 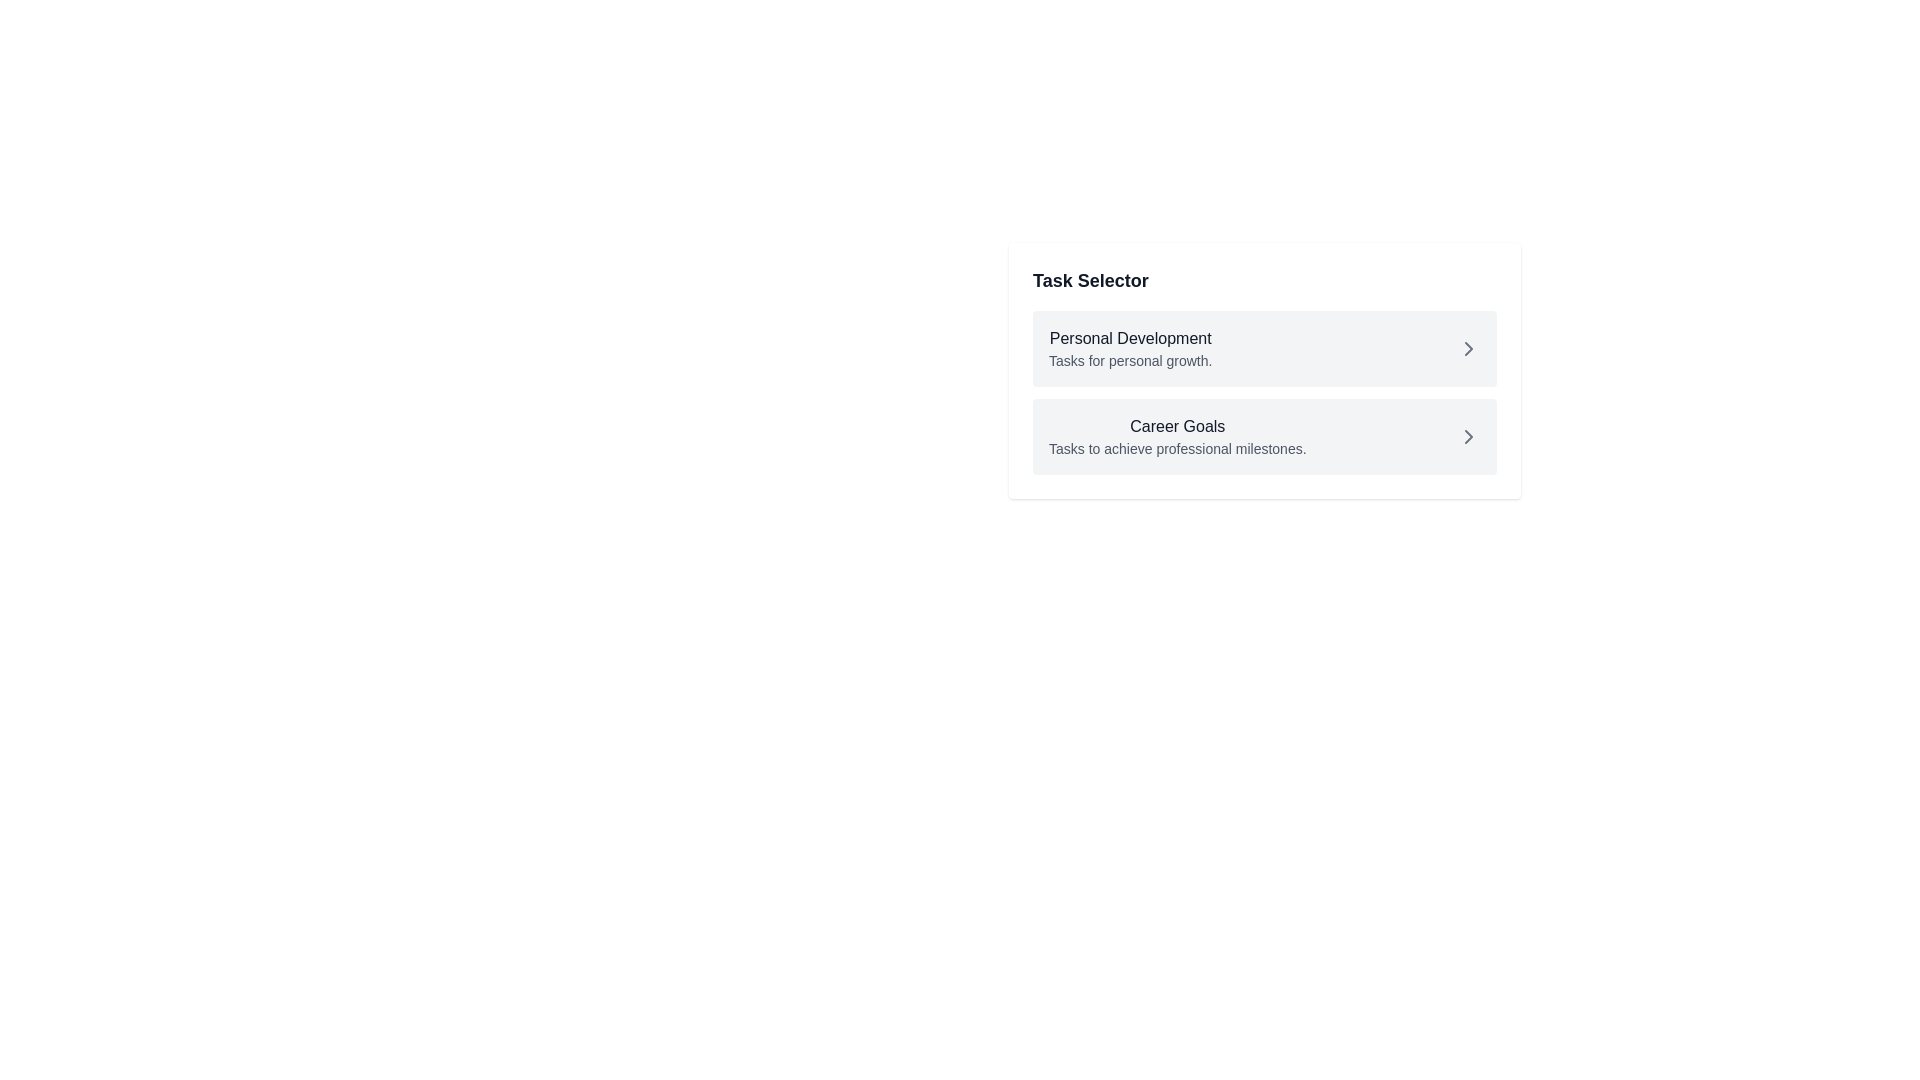 What do you see at coordinates (1177, 447) in the screenshot?
I see `text element displaying 'Tasks to achieve professional milestones.' which is located directly below the title 'Career Goals' and is styled in a smaller font size with a lighter gray color` at bounding box center [1177, 447].